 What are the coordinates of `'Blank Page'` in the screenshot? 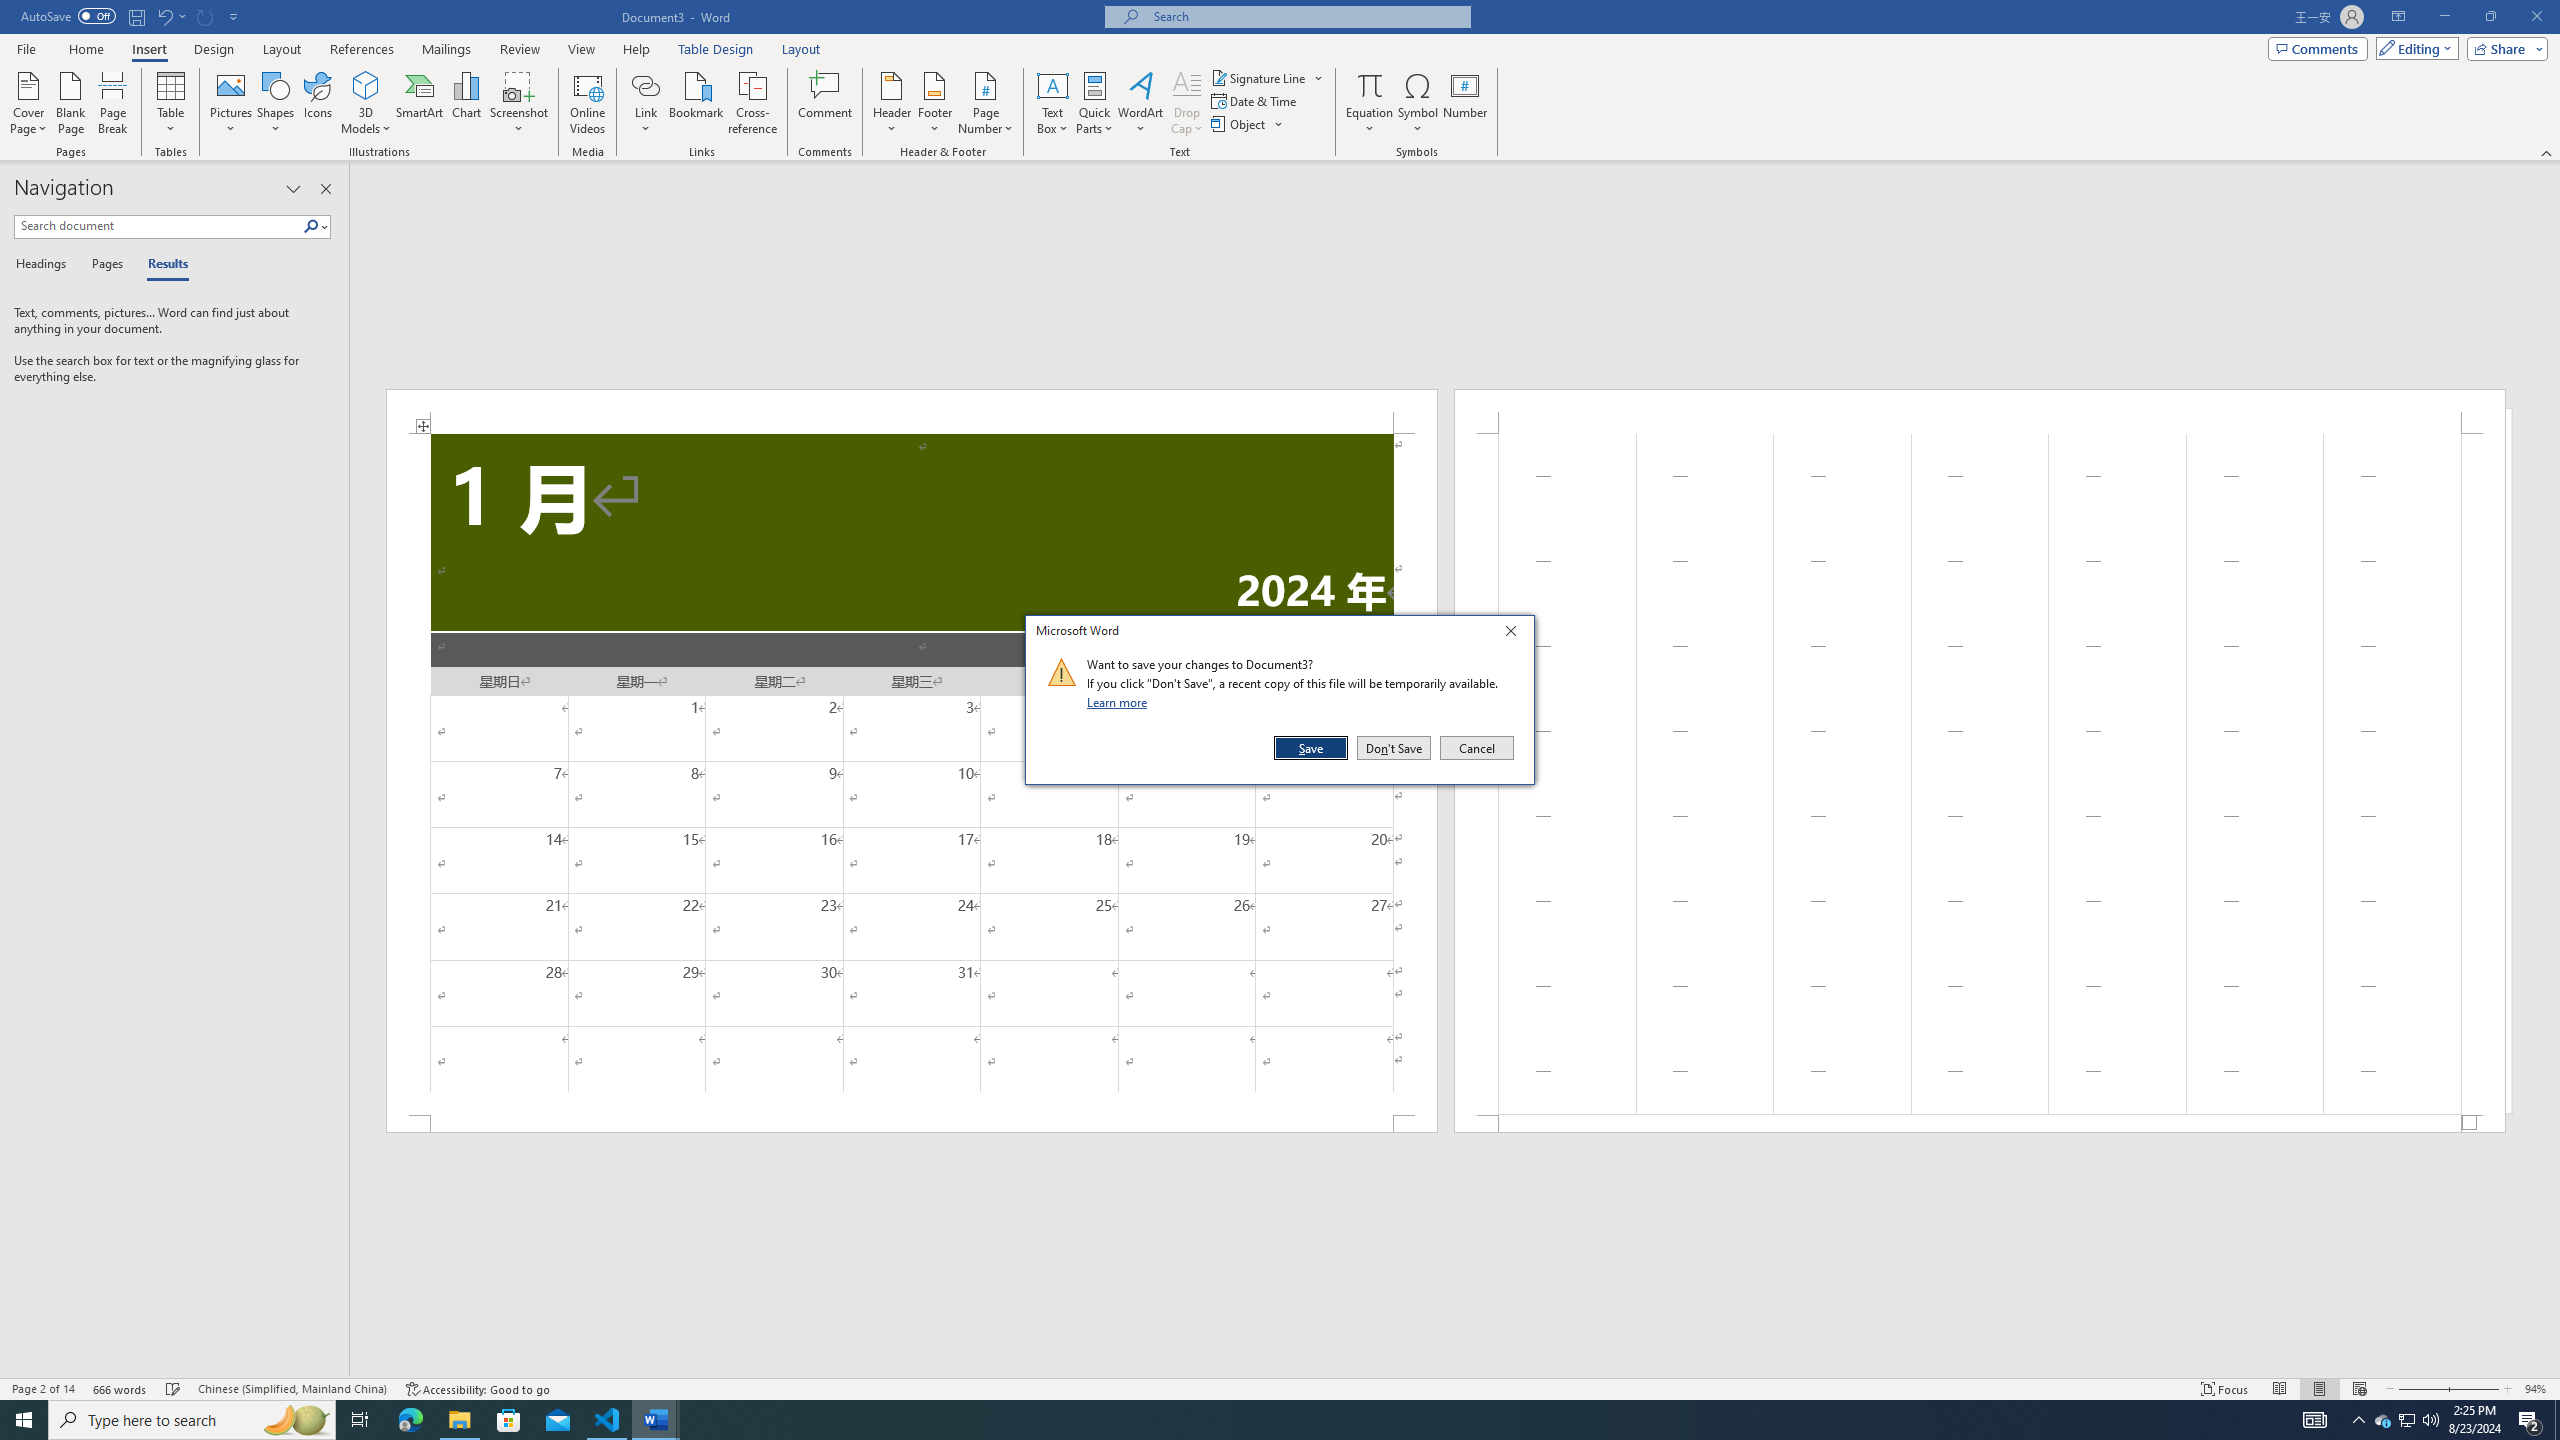 It's located at (70, 103).